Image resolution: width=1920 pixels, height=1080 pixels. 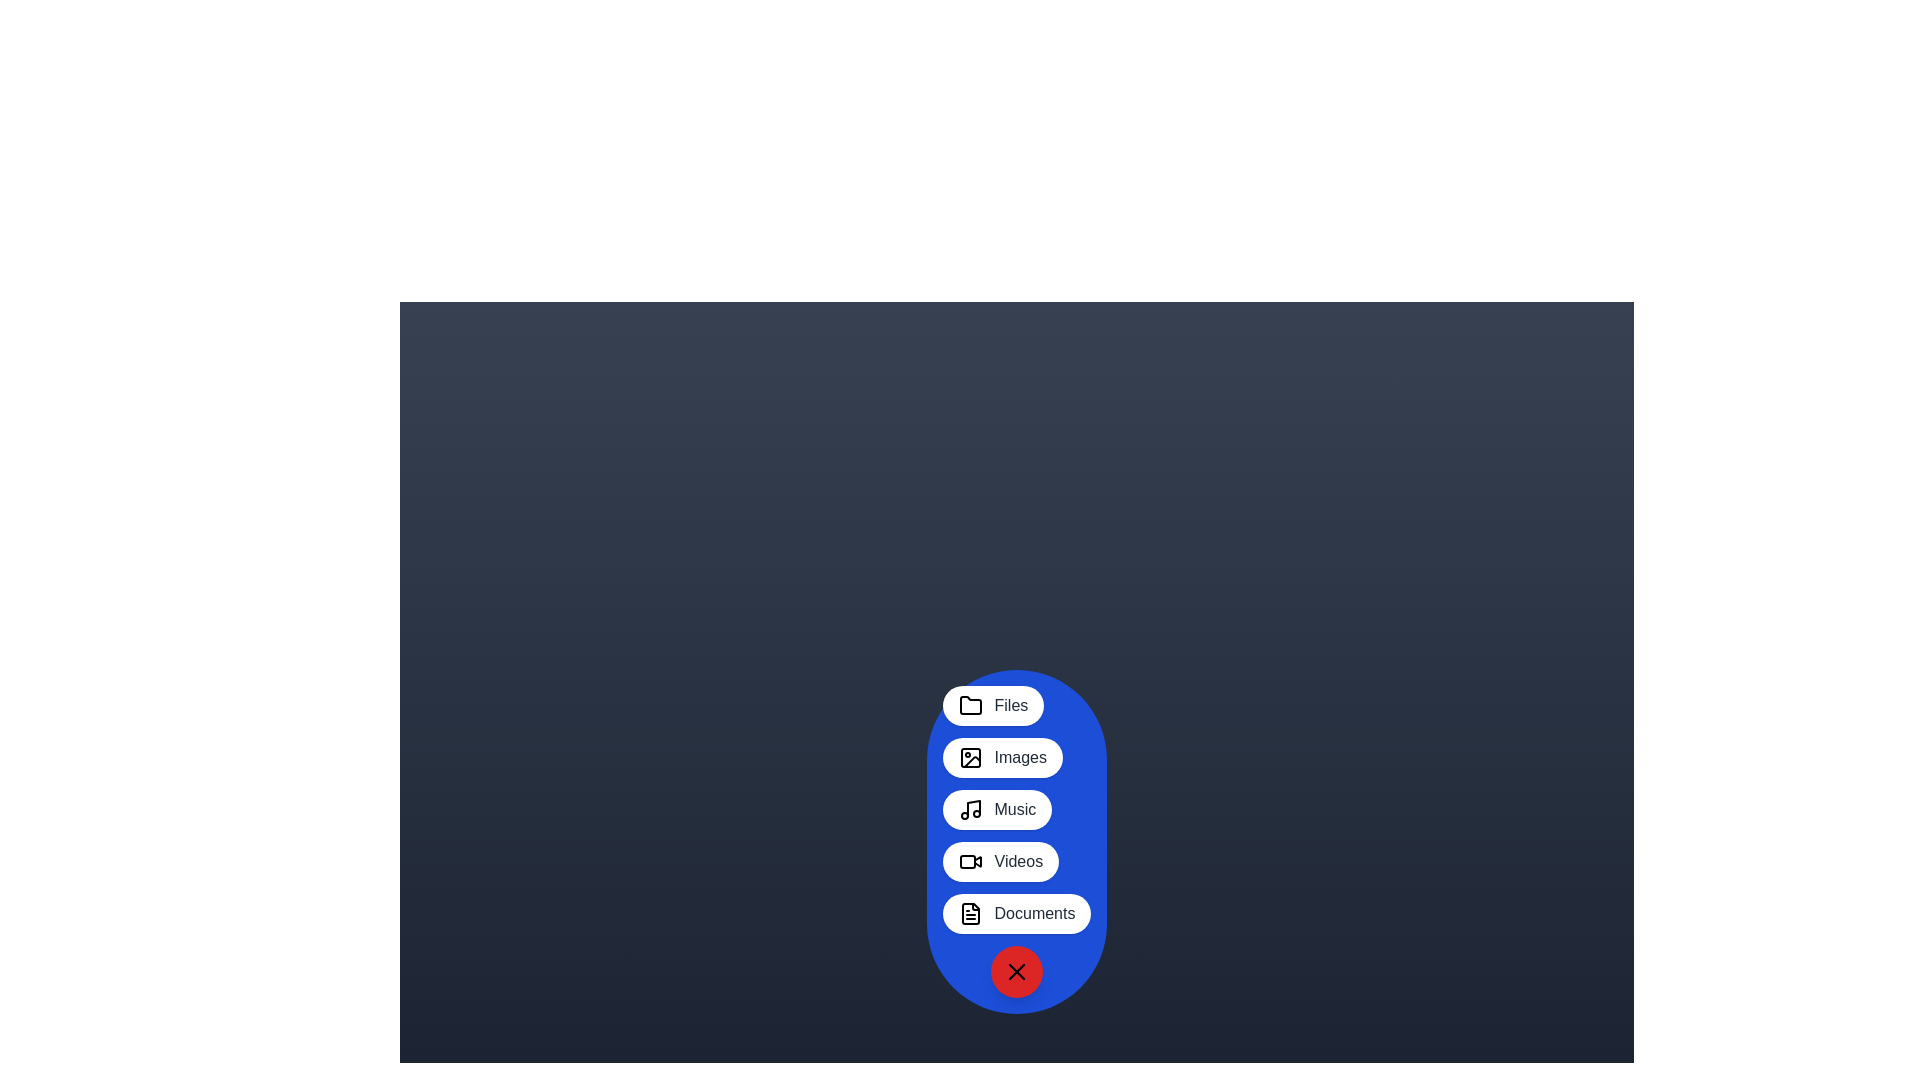 What do you see at coordinates (1001, 860) in the screenshot?
I see `the button labeled 'Videos' to observe its hover effect` at bounding box center [1001, 860].